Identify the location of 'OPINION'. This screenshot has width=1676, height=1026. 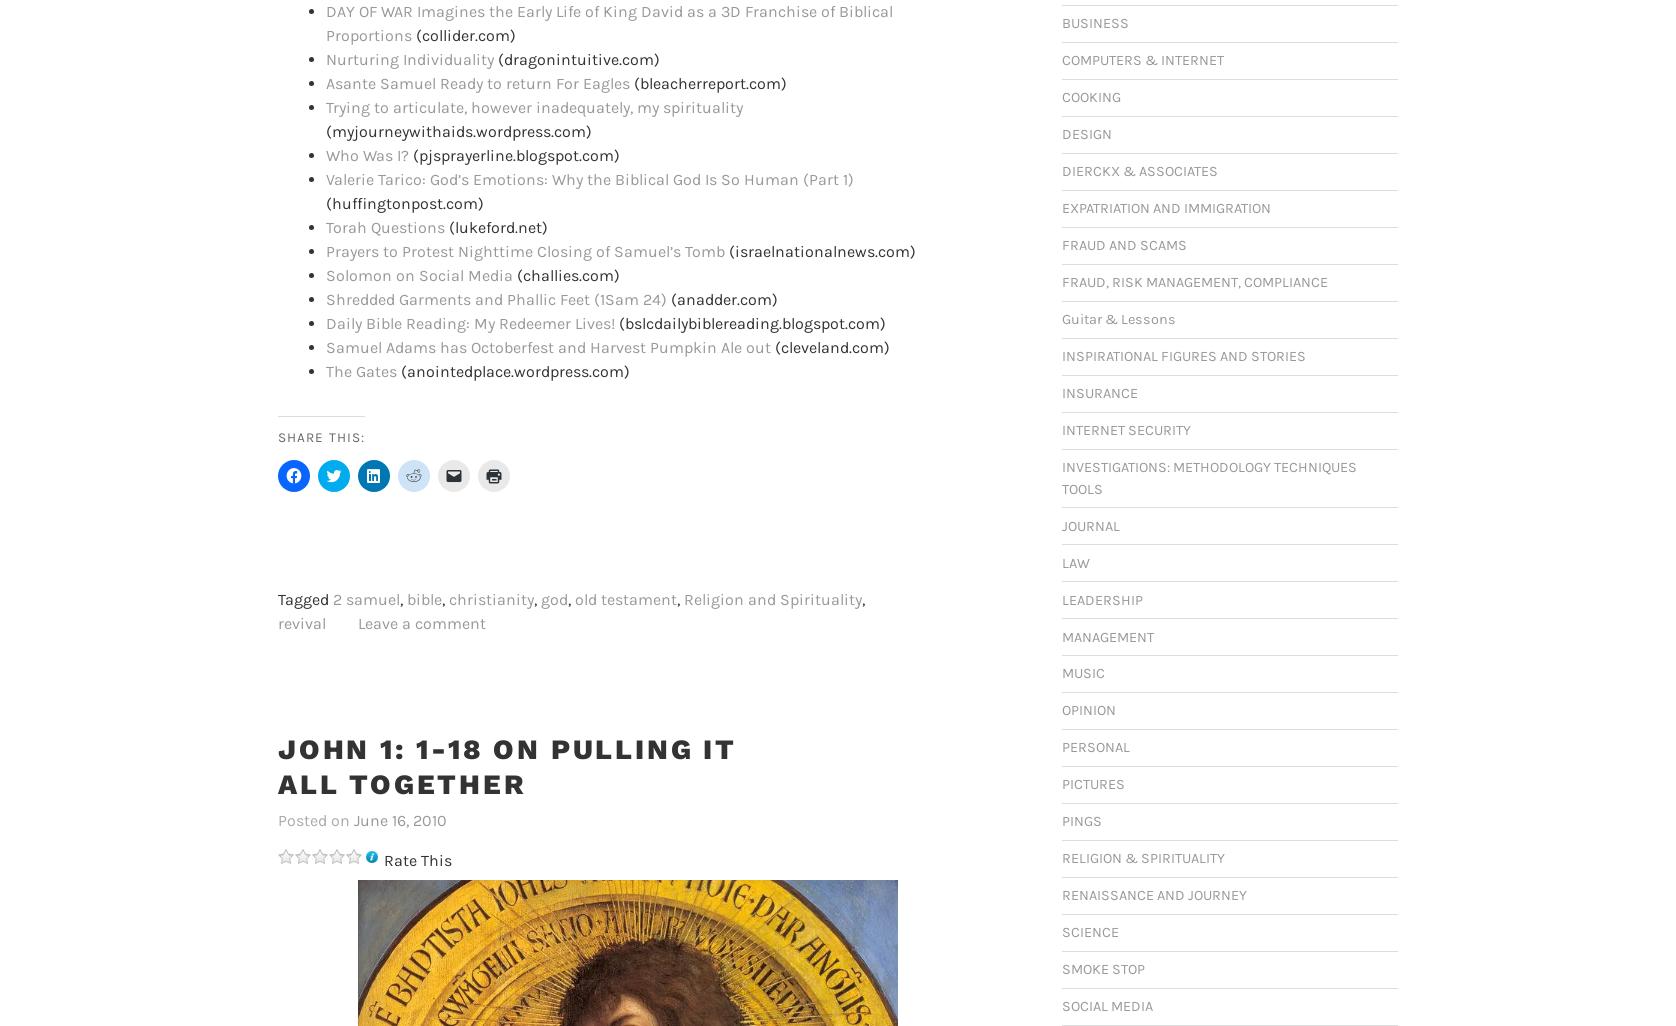
(1061, 709).